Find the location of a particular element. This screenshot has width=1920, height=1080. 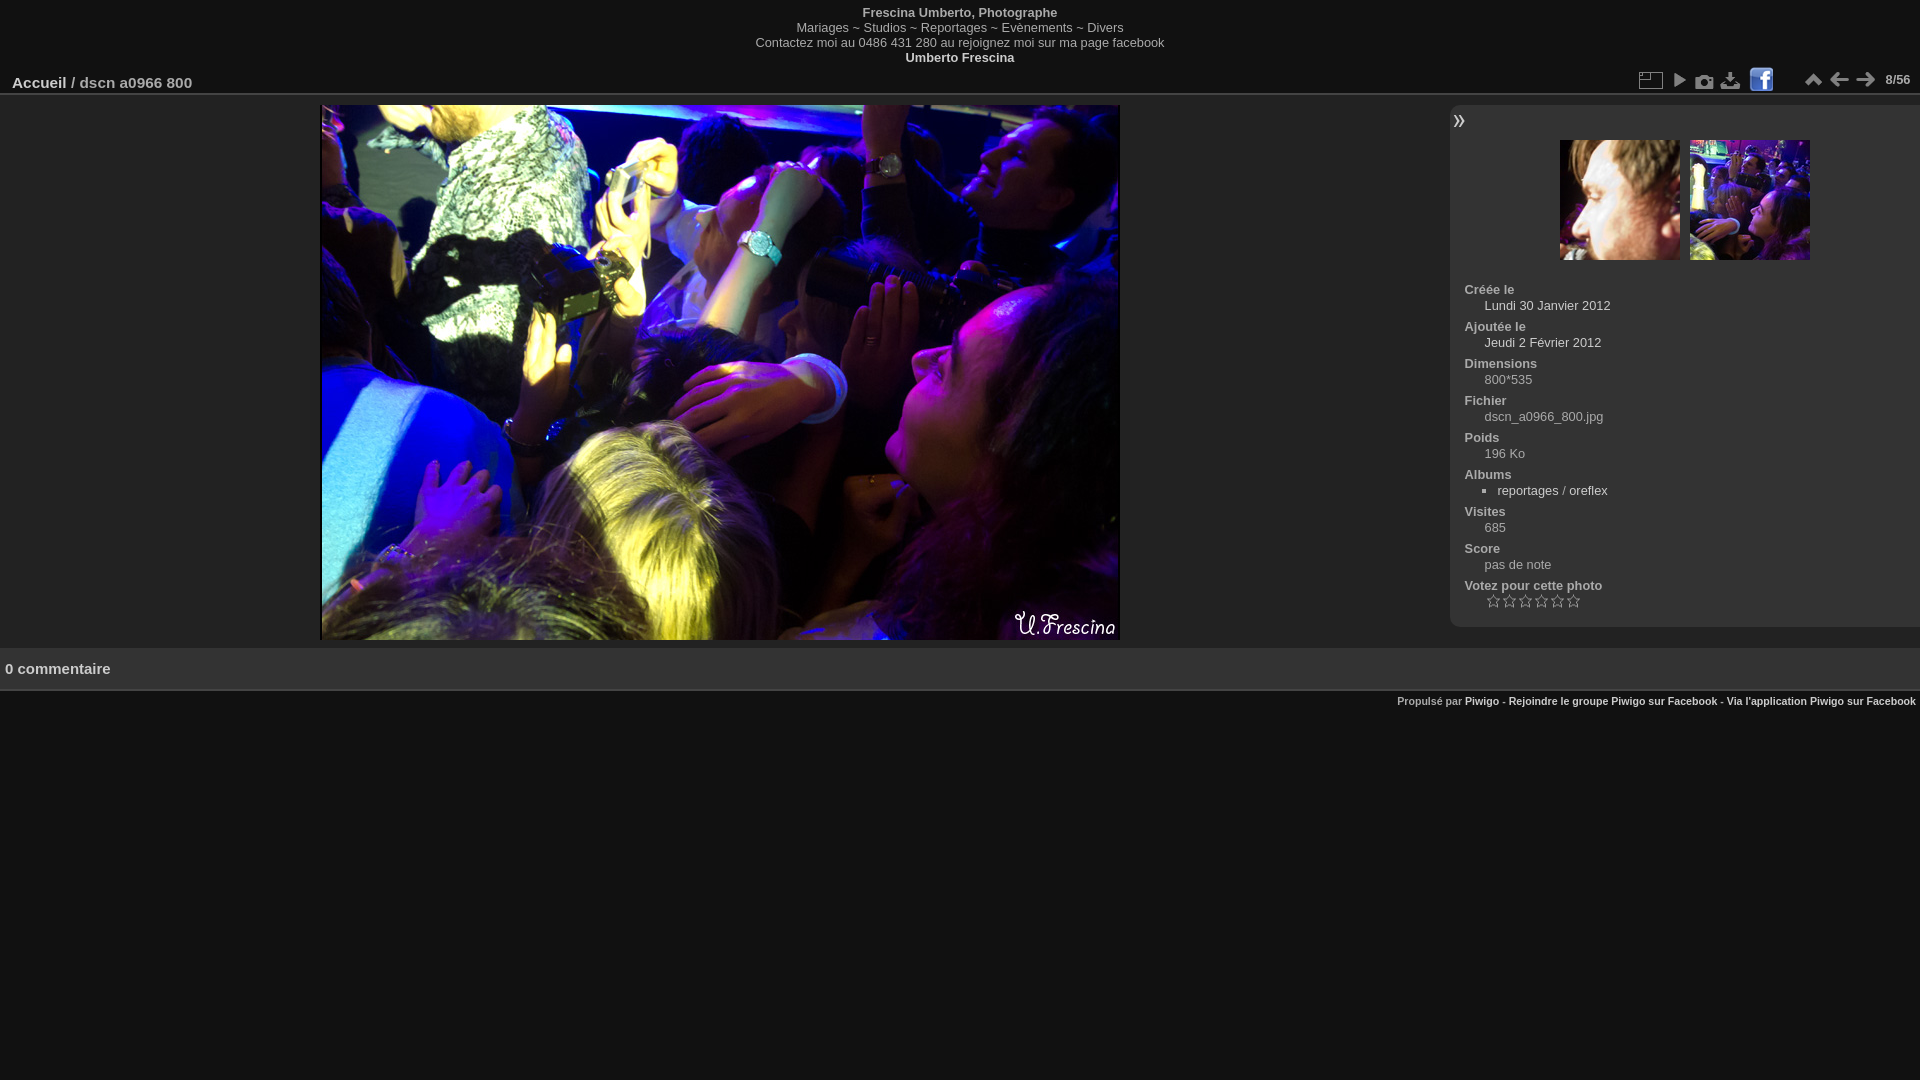

'Via l'application Piwigo sur Facebook' is located at coordinates (1821, 700).